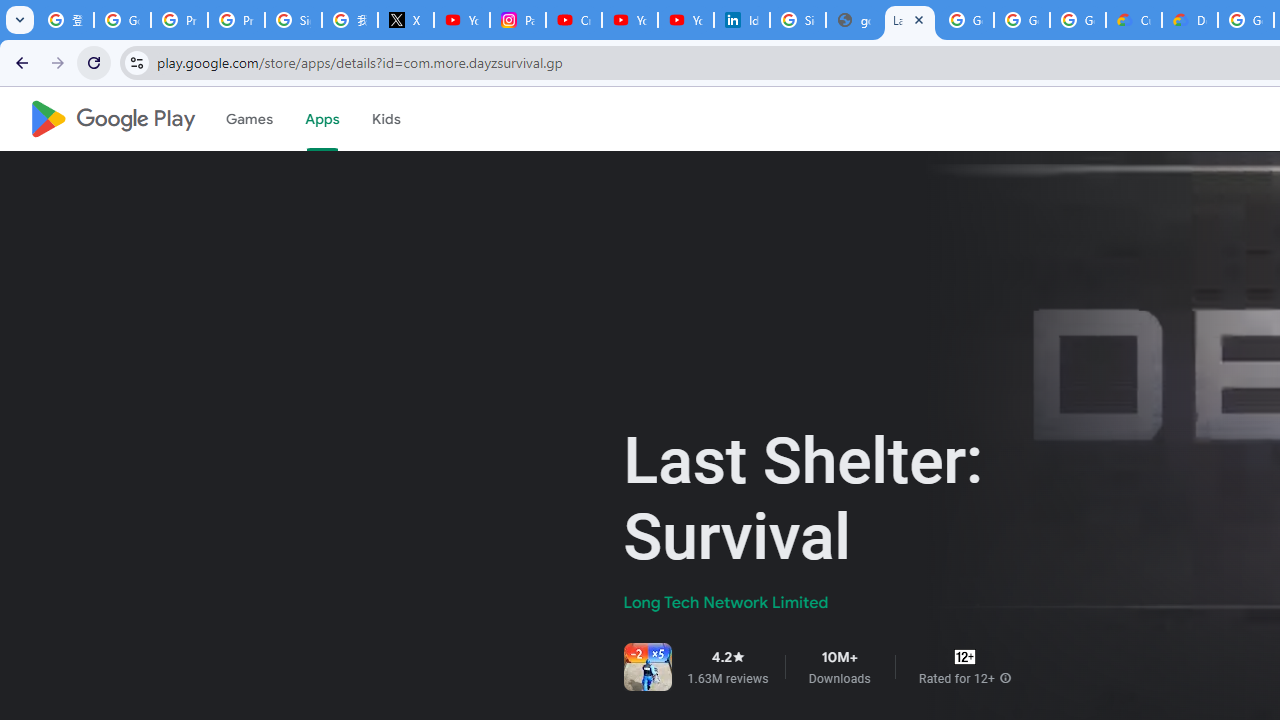  What do you see at coordinates (1005, 677) in the screenshot?
I see `'More info about this content rating'` at bounding box center [1005, 677].